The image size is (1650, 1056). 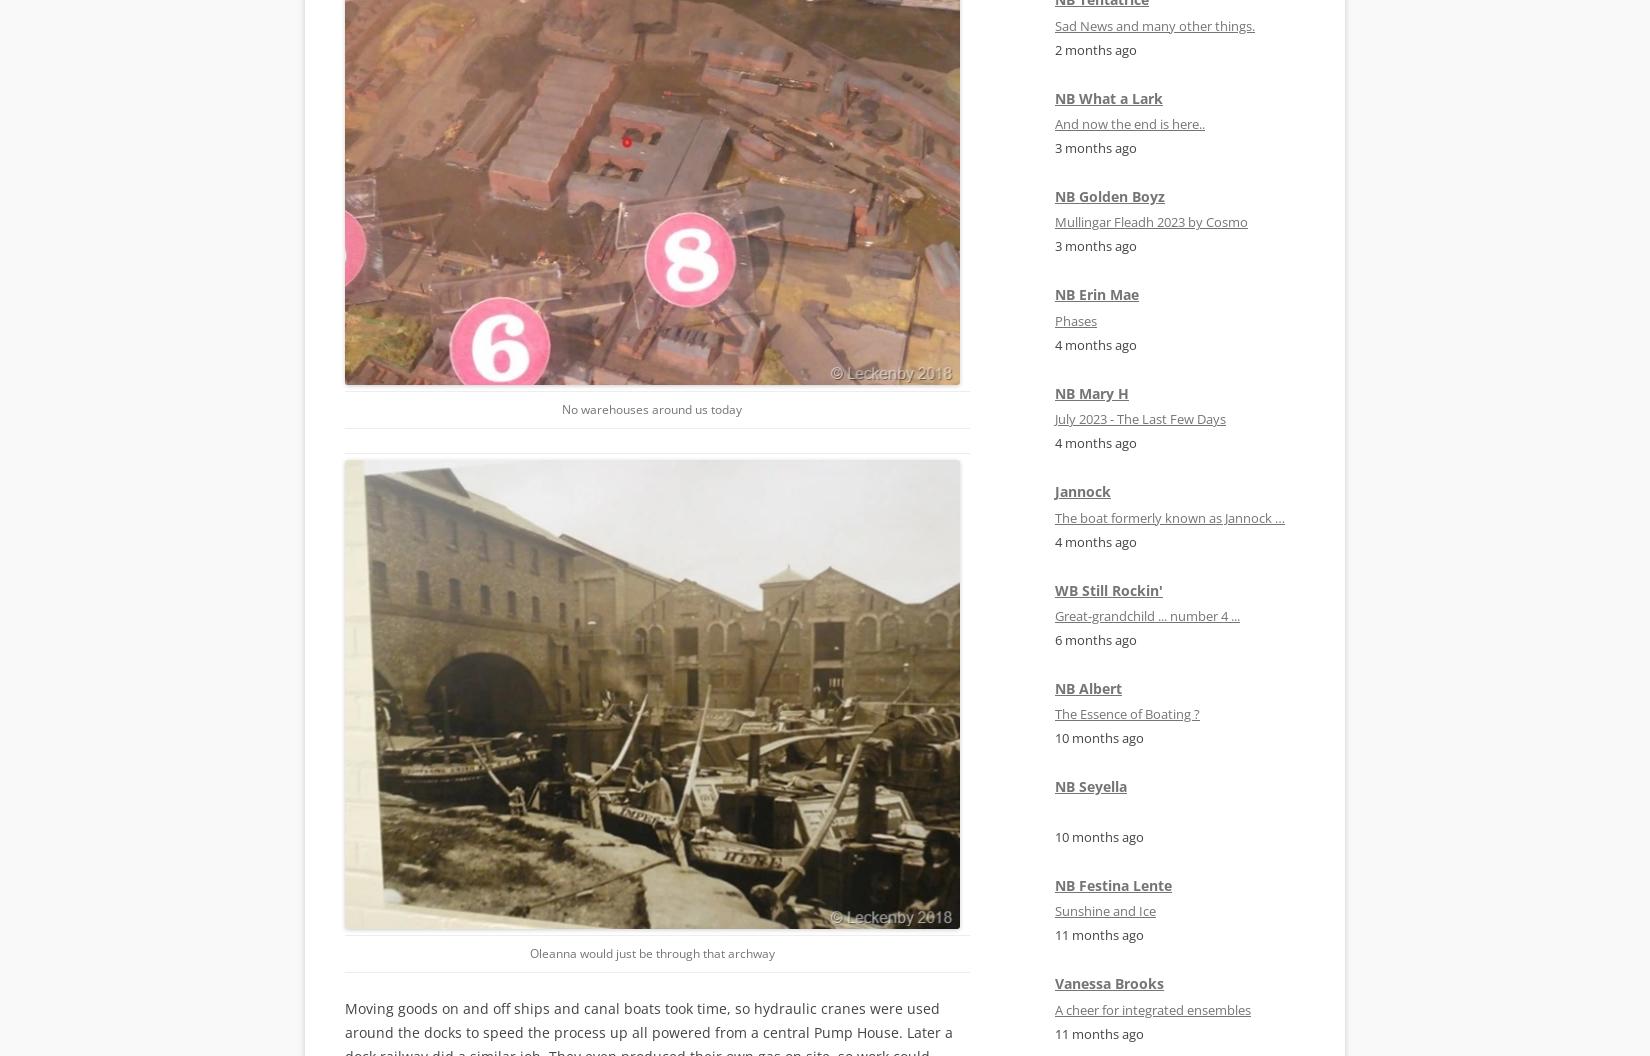 What do you see at coordinates (1147, 614) in the screenshot?
I see `'Great-grandchild ... number 4 ...'` at bounding box center [1147, 614].